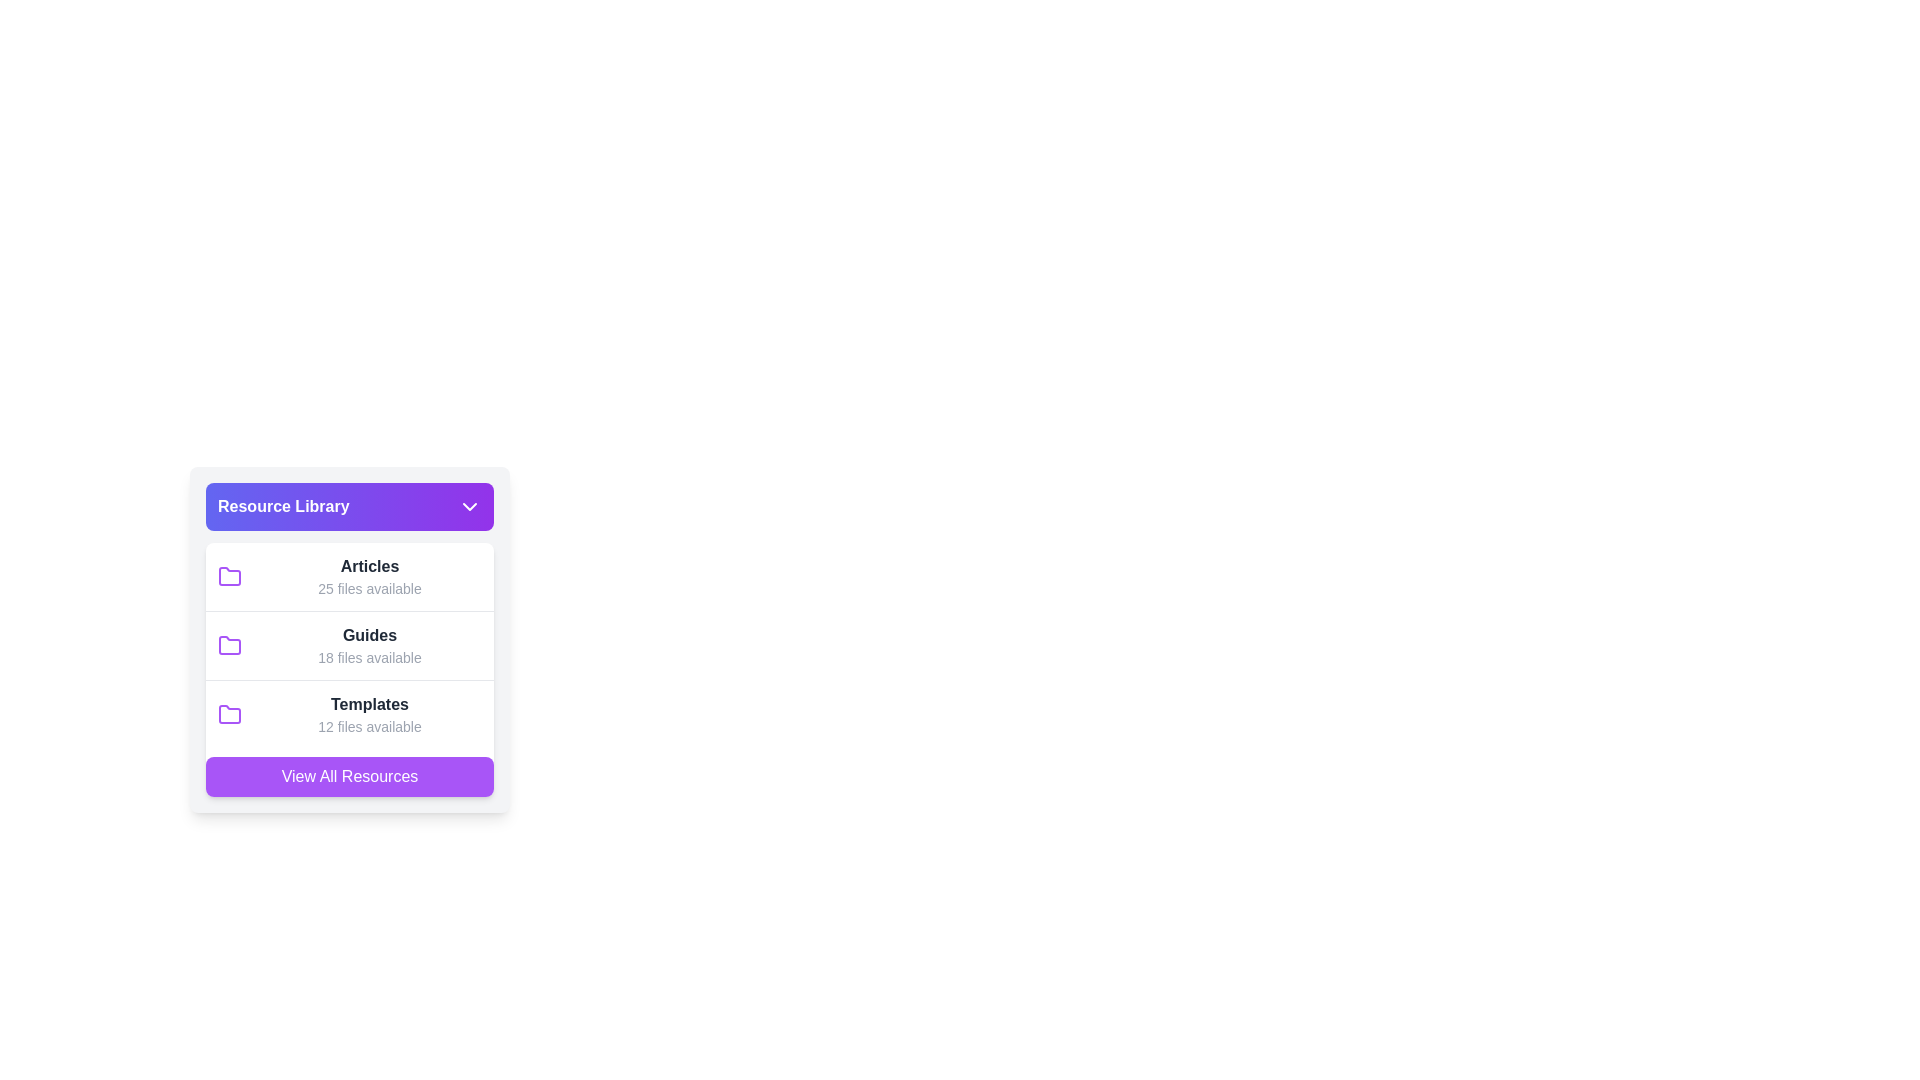 This screenshot has width=1920, height=1080. Describe the element at coordinates (369, 577) in the screenshot. I see `to select the 'Articles' category in the Resource Library dropdown menu, which is represented by the bold text 'Articles' in the second row` at that location.